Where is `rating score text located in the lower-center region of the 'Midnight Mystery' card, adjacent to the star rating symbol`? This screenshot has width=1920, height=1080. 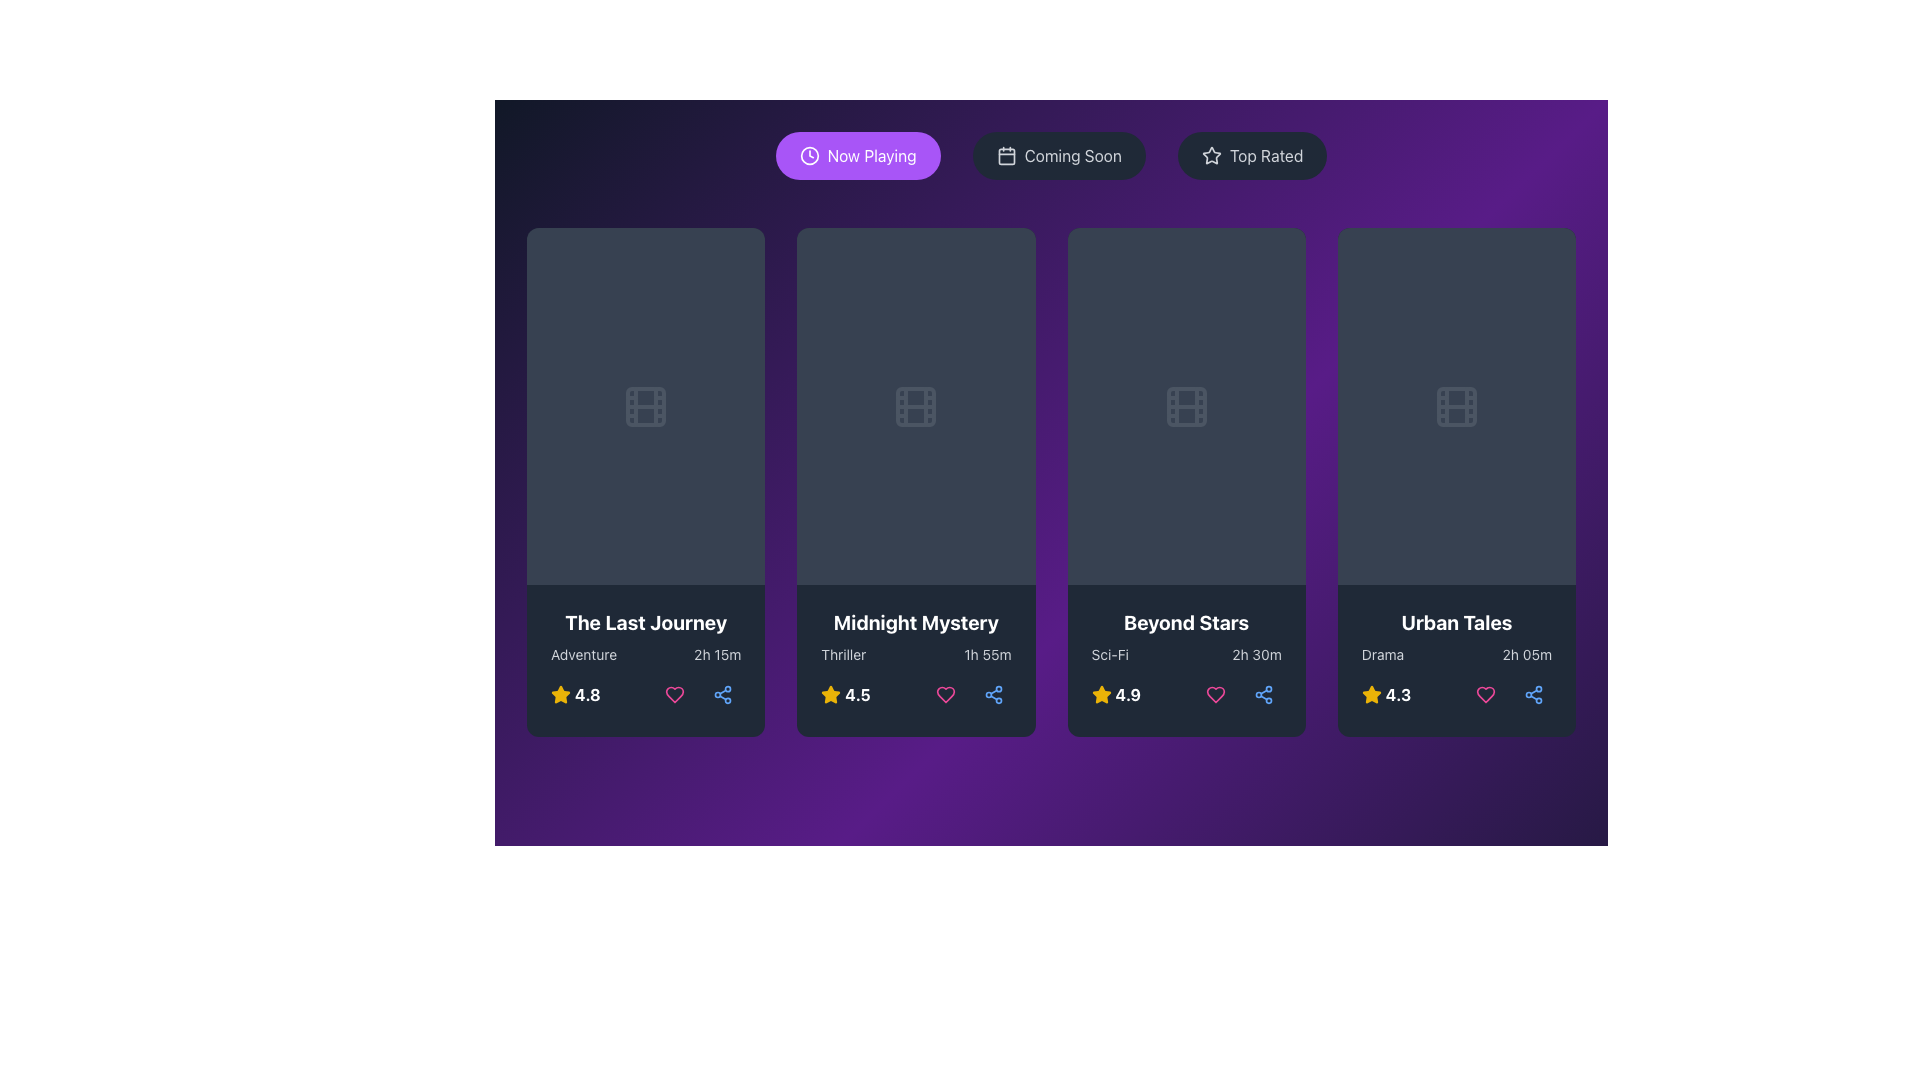 rating score text located in the lower-center region of the 'Midnight Mystery' card, adjacent to the star rating symbol is located at coordinates (845, 694).